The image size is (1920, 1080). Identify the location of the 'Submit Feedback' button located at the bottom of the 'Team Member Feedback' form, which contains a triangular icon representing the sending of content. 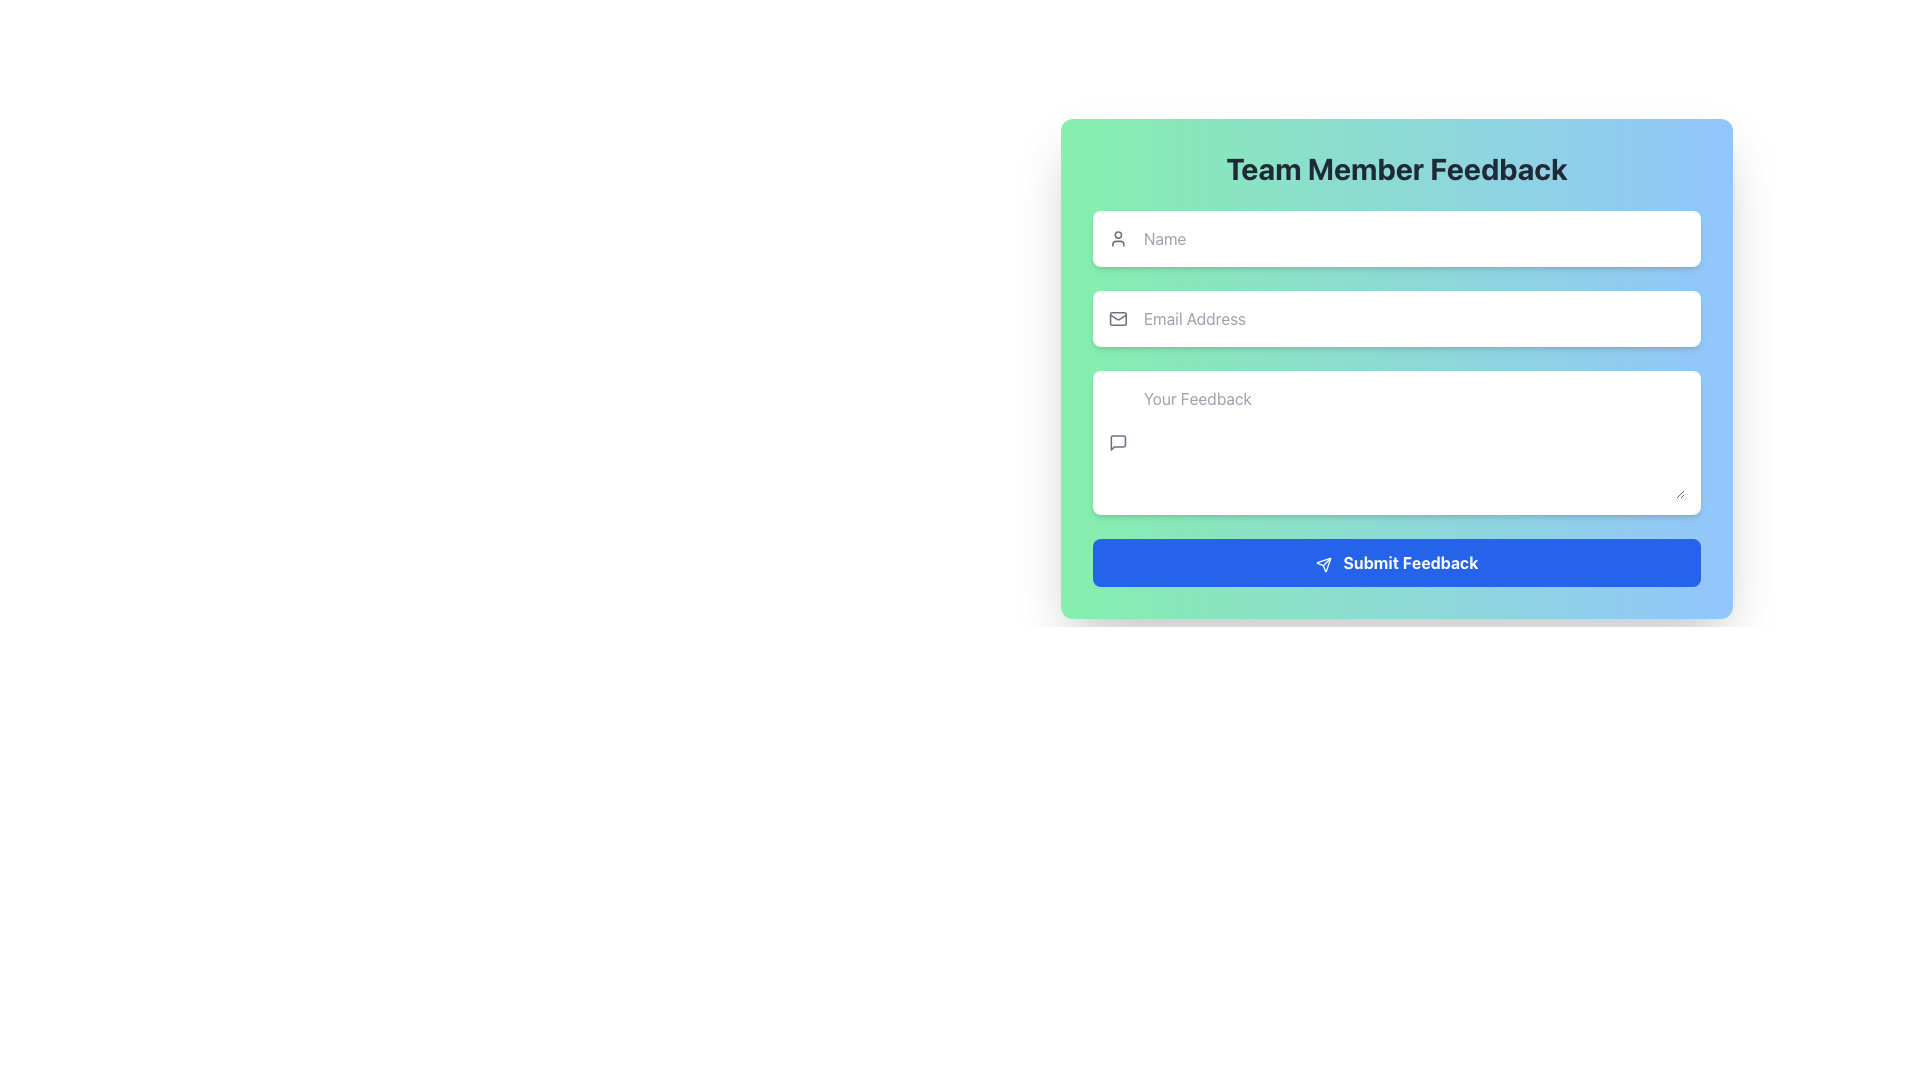
(1323, 564).